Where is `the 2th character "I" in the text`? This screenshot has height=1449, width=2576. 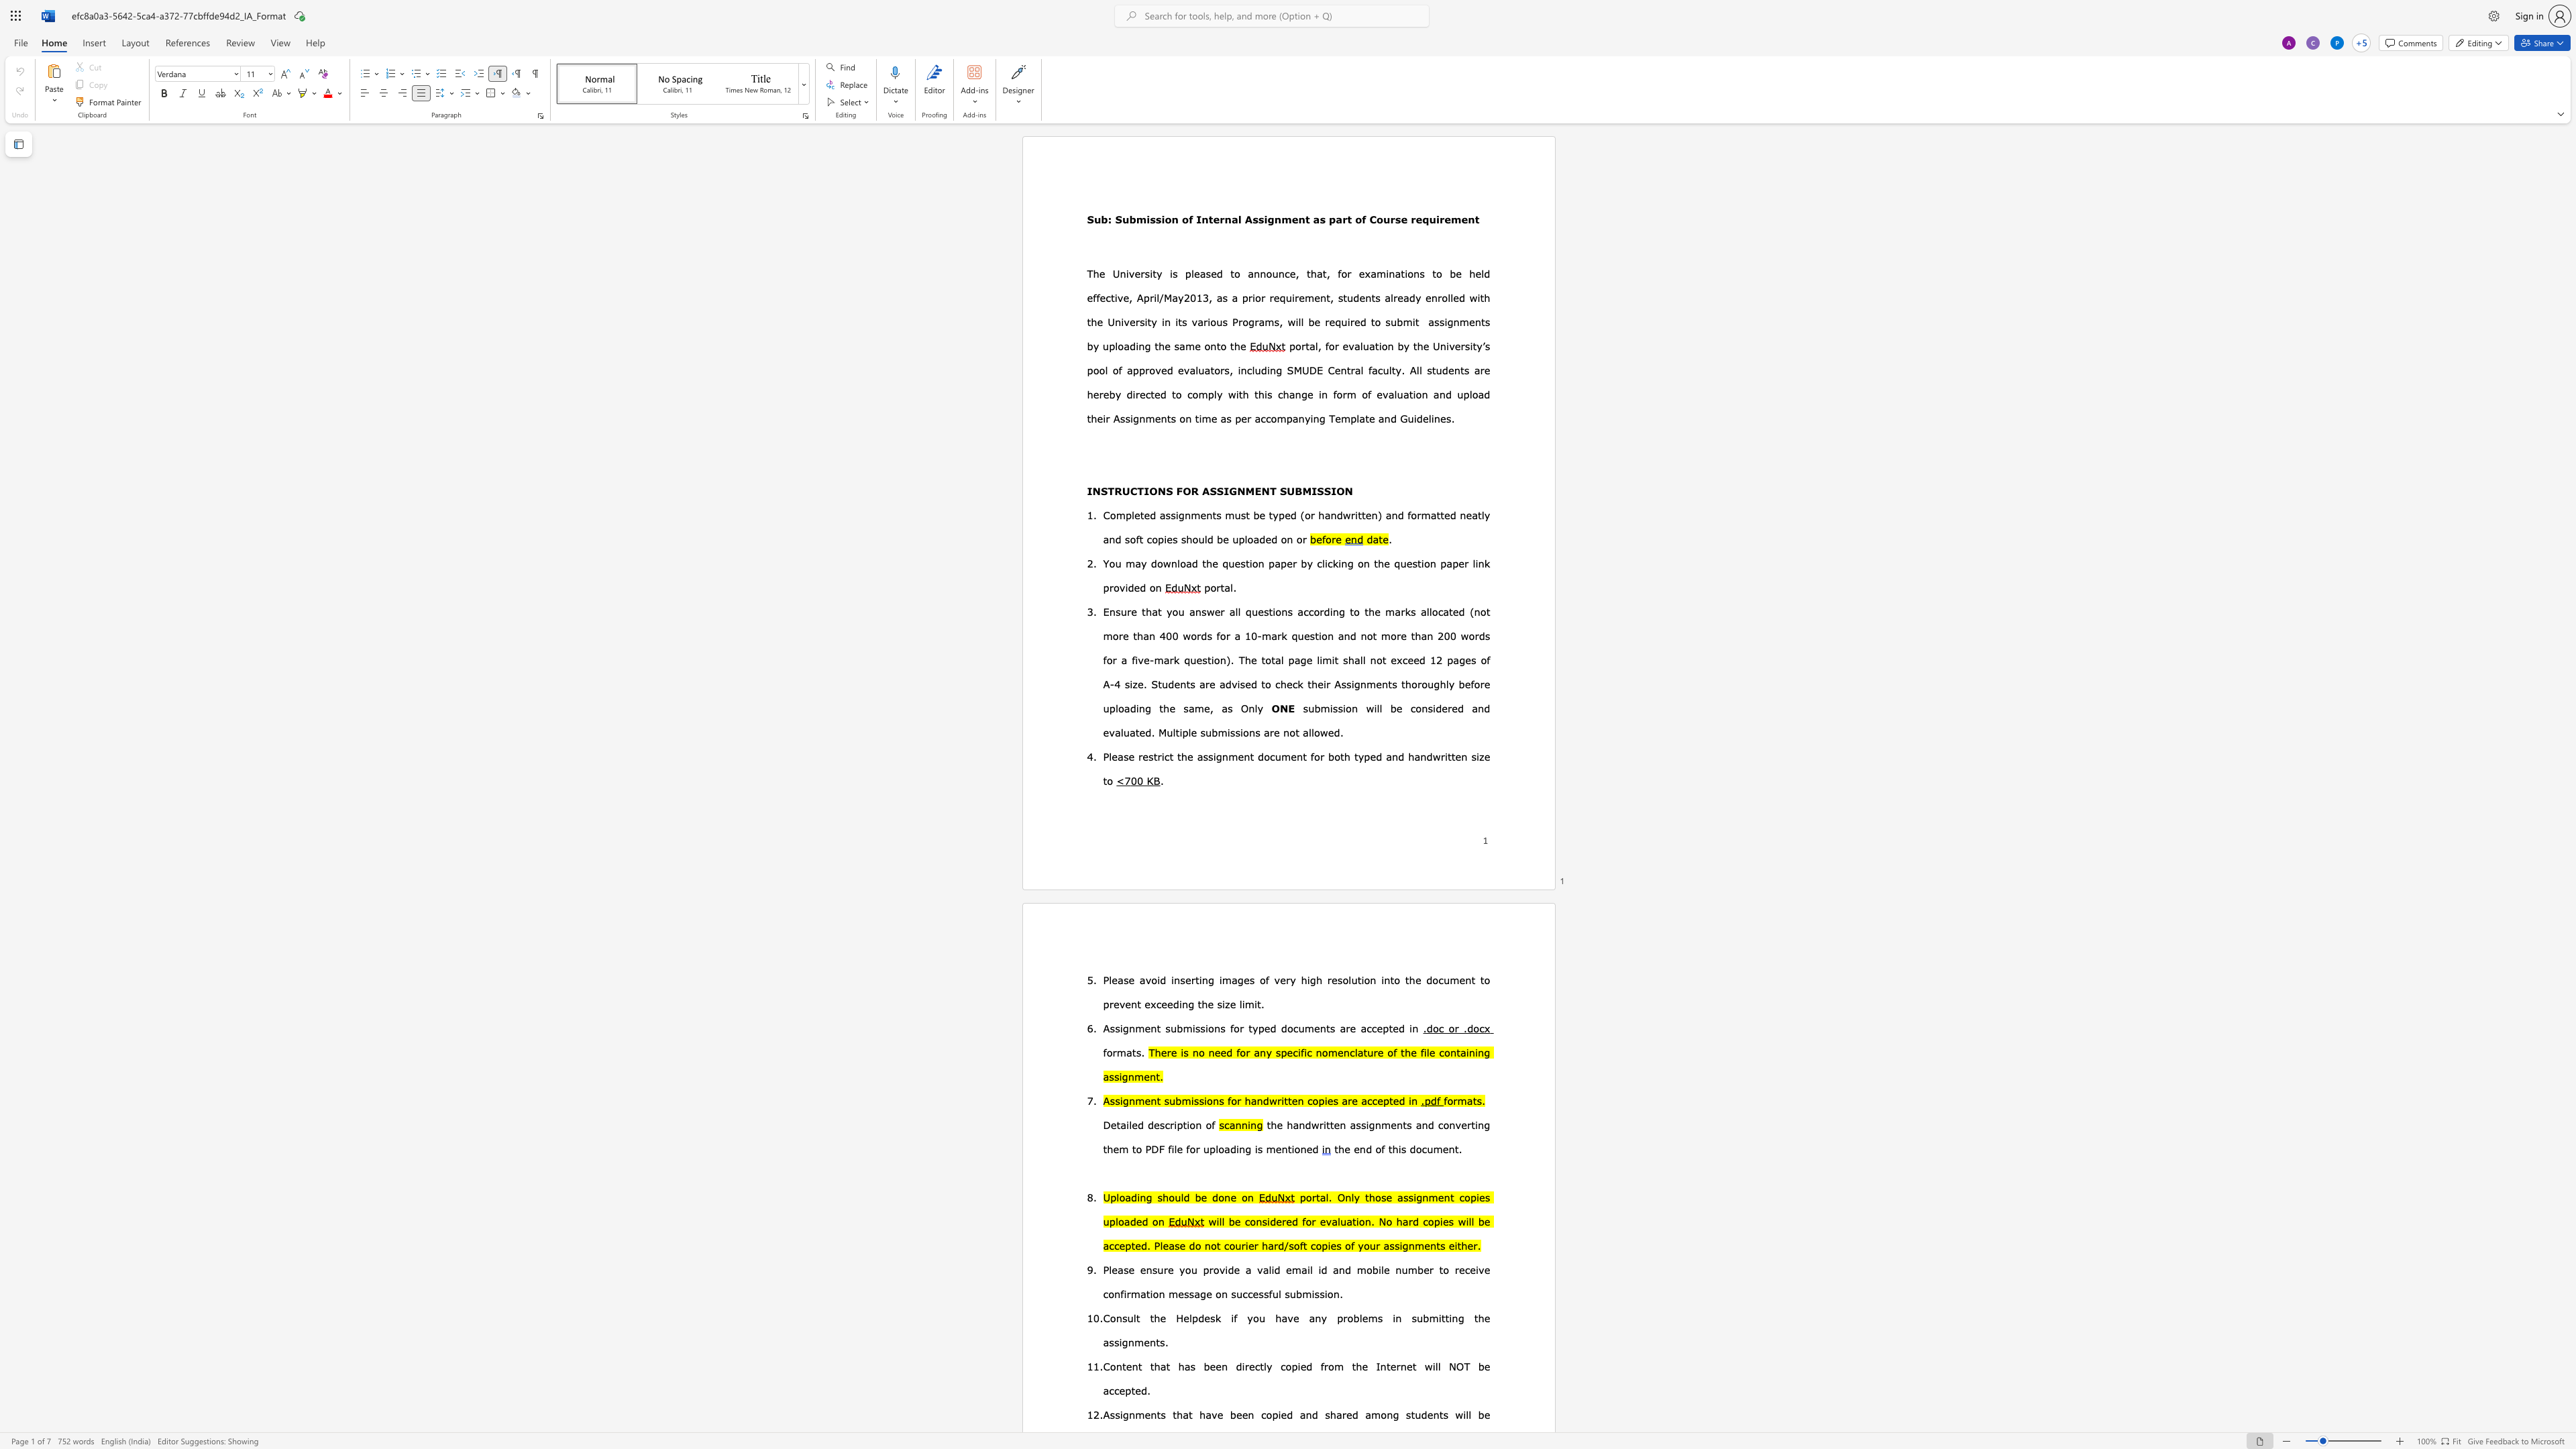 the 2th character "I" in the text is located at coordinates (1145, 490).